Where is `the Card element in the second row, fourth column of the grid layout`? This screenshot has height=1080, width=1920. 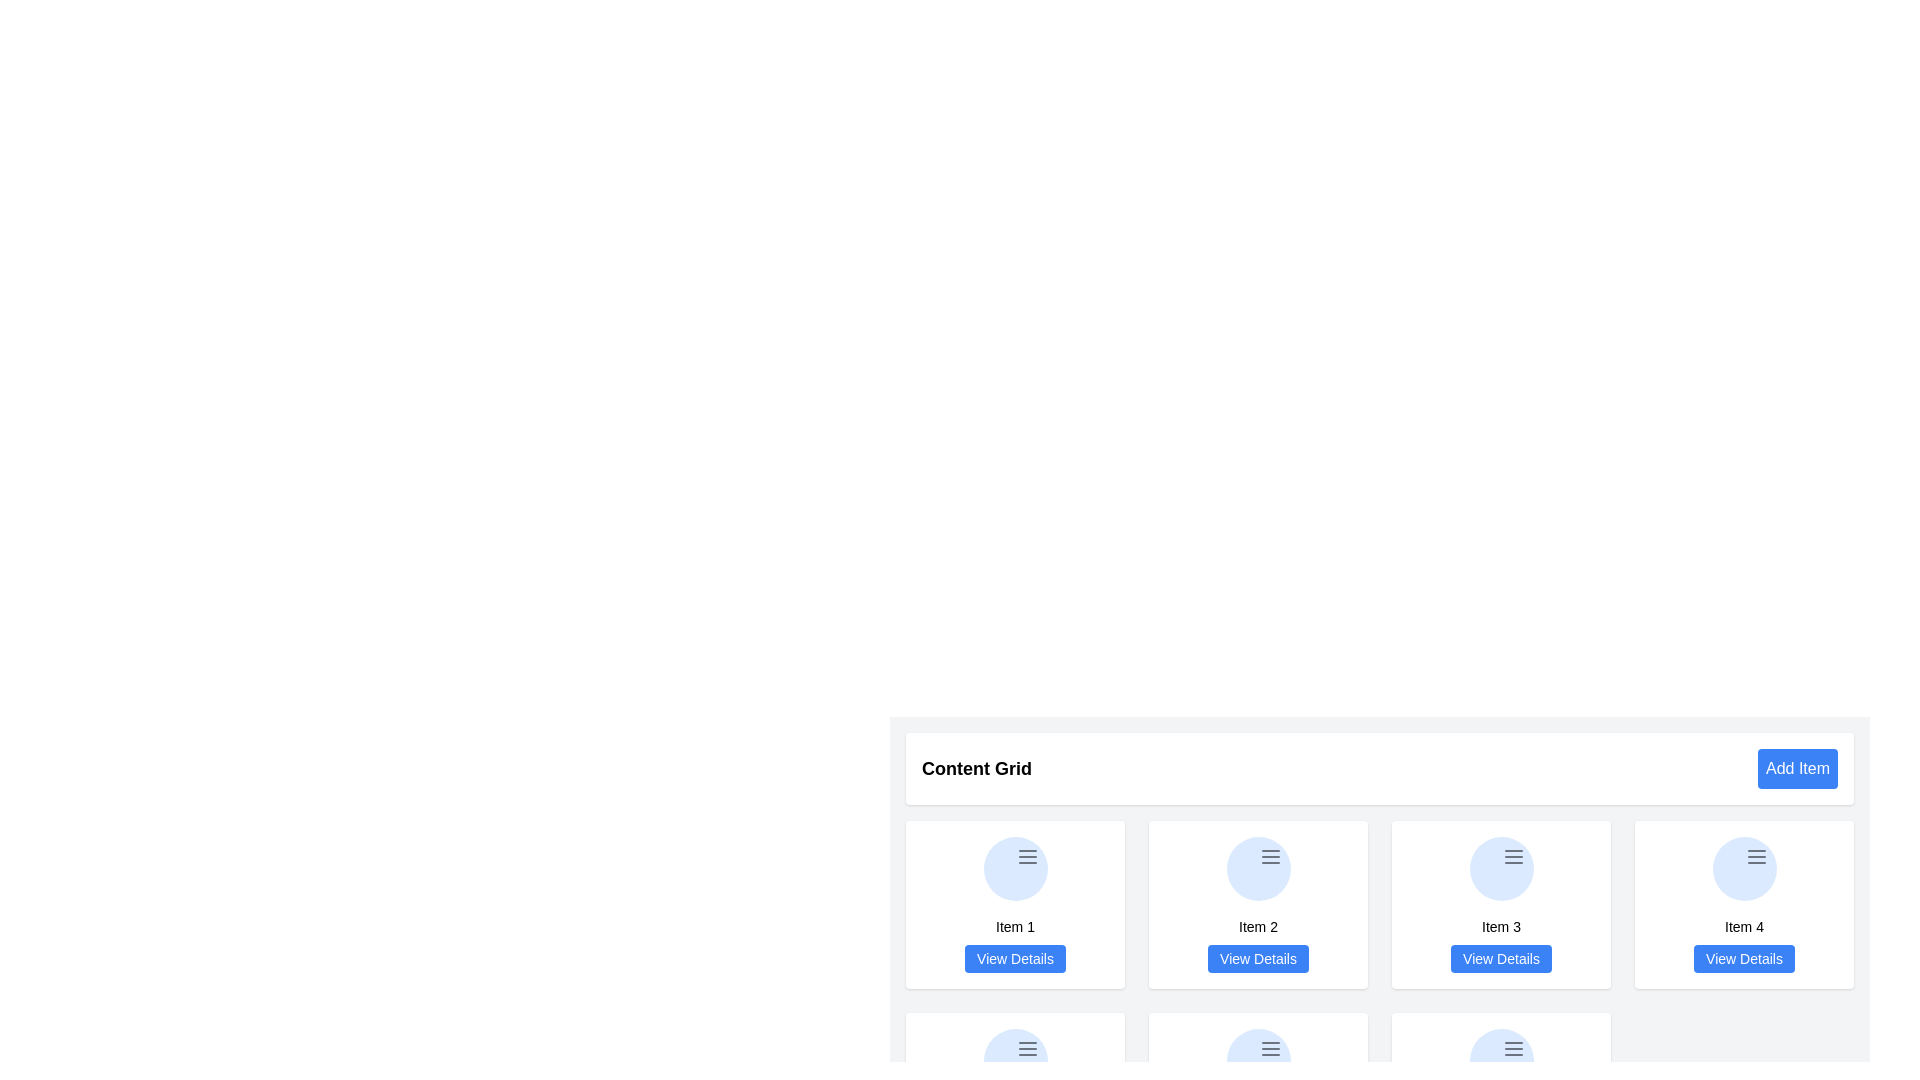
the Card element in the second row, fourth column of the grid layout is located at coordinates (1743, 905).